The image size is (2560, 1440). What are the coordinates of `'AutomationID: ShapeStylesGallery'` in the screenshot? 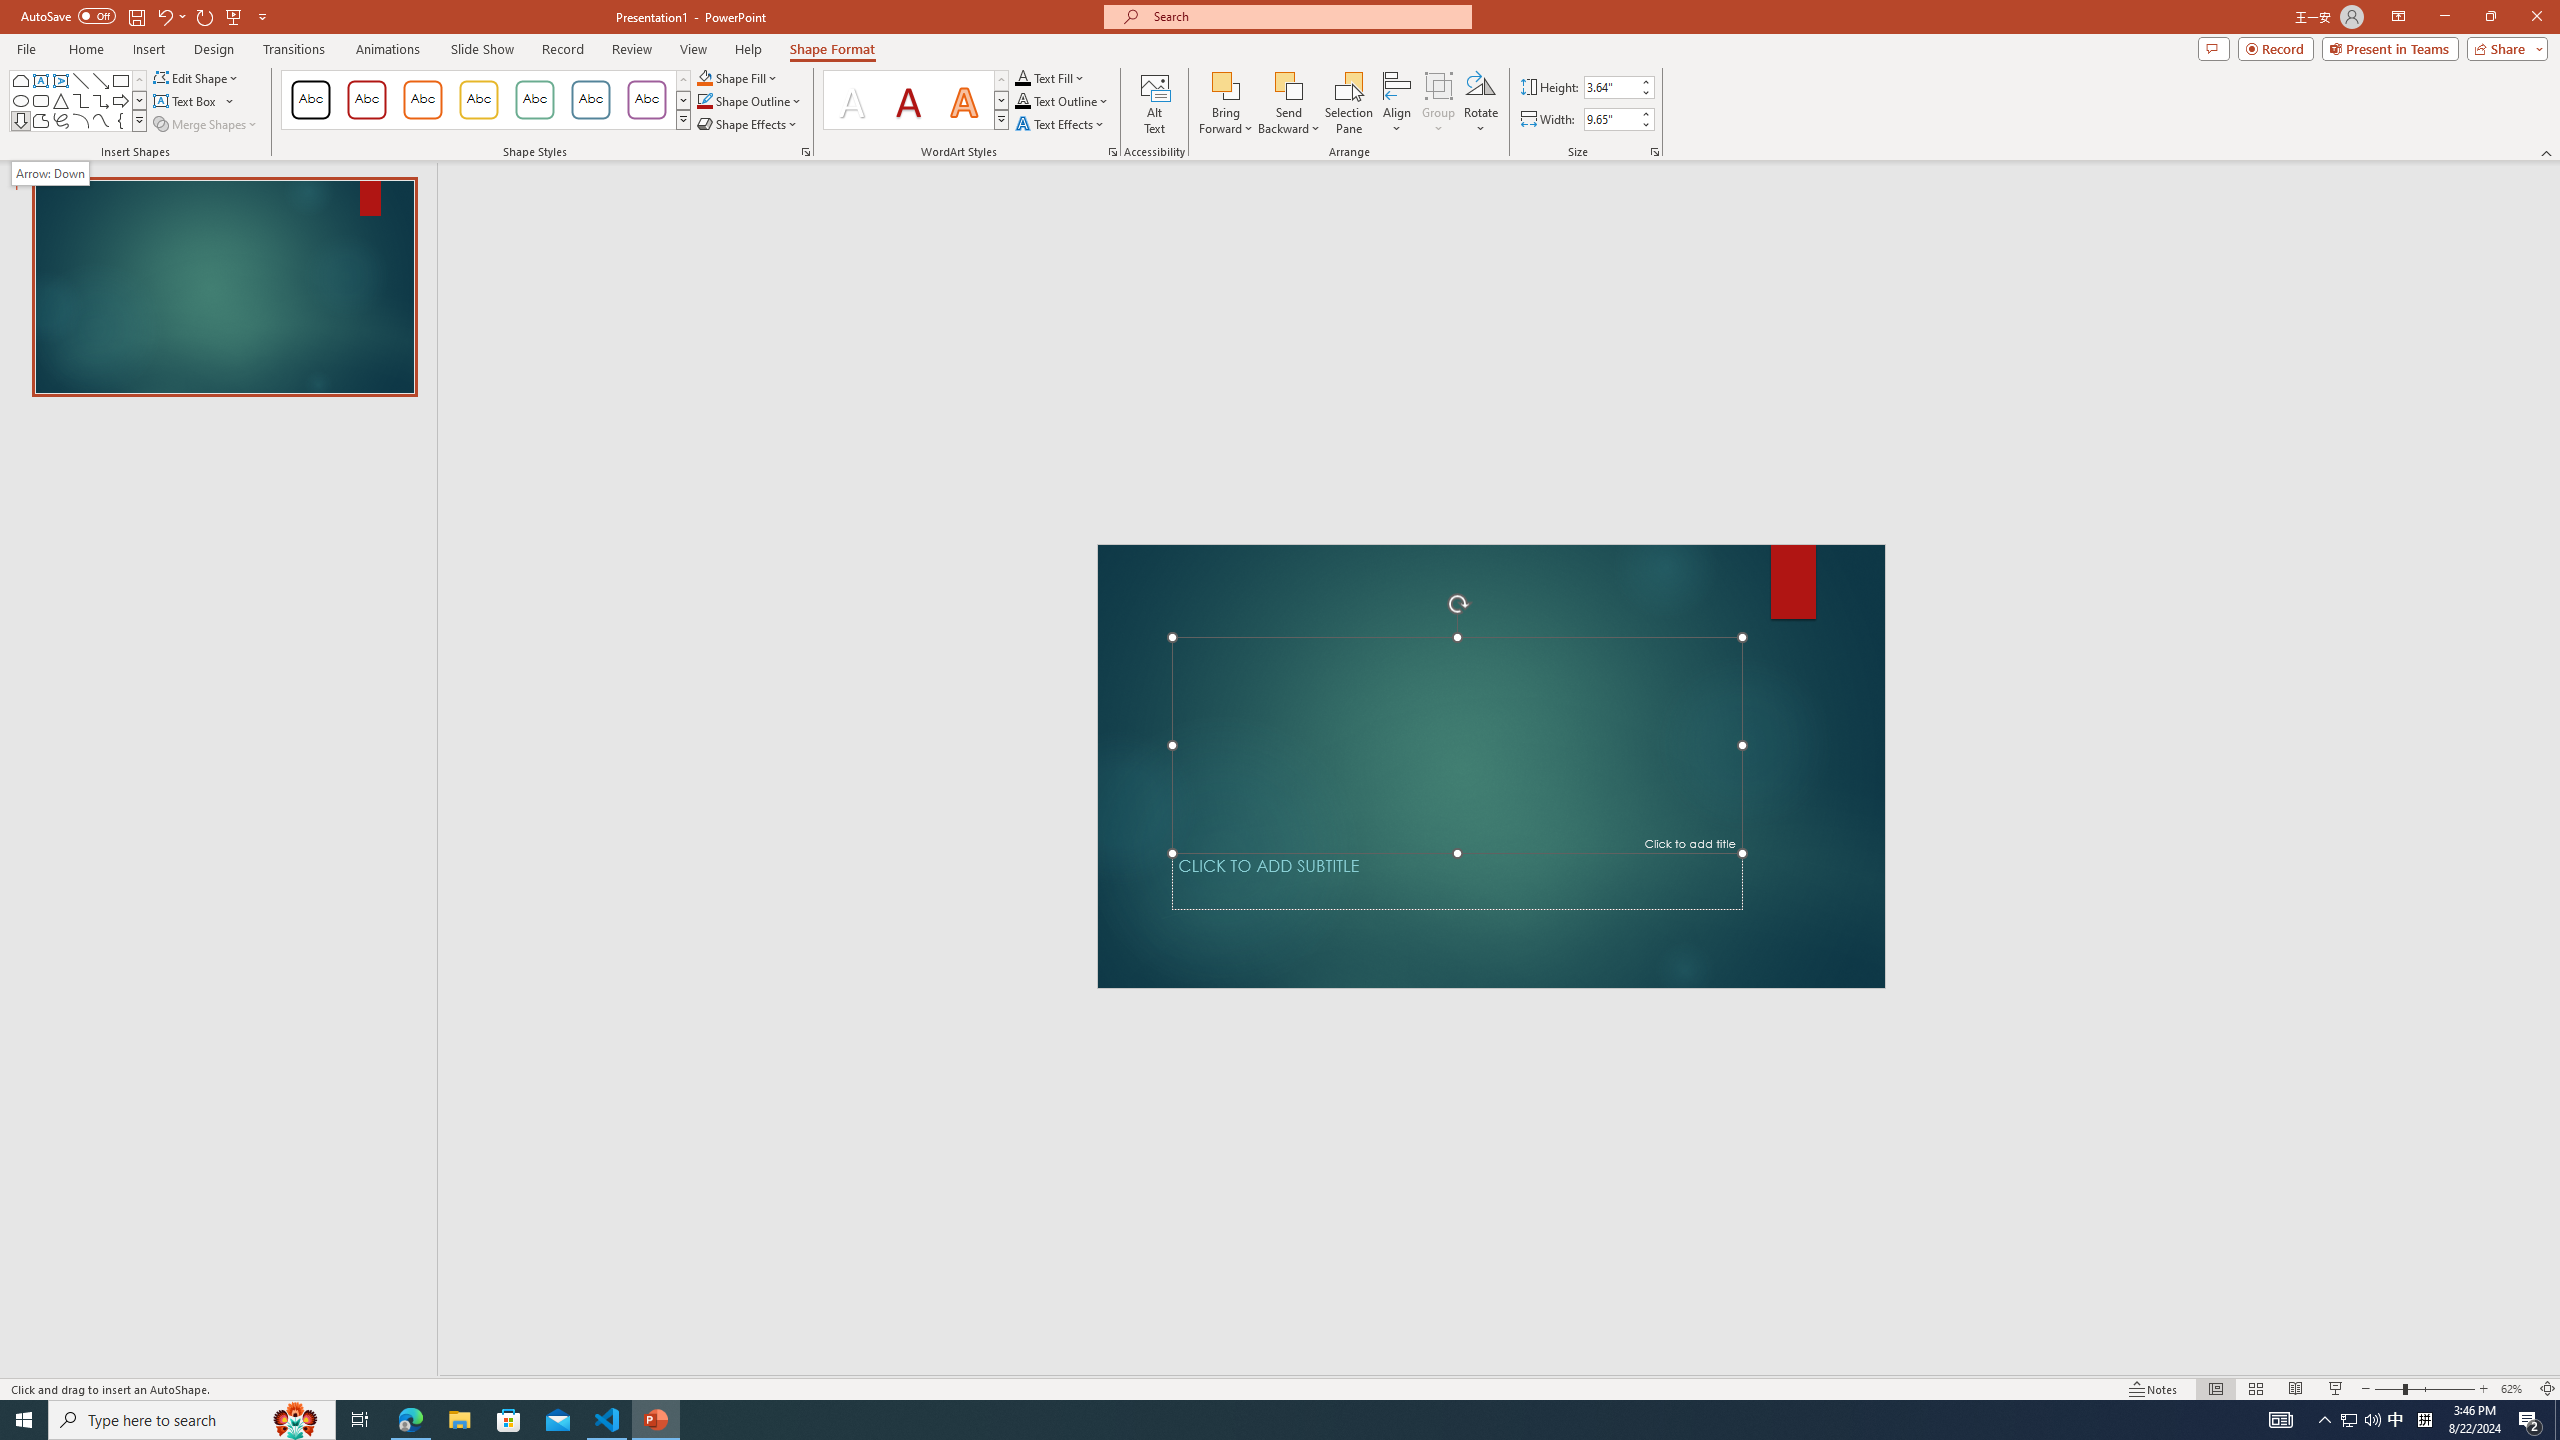 It's located at (485, 99).